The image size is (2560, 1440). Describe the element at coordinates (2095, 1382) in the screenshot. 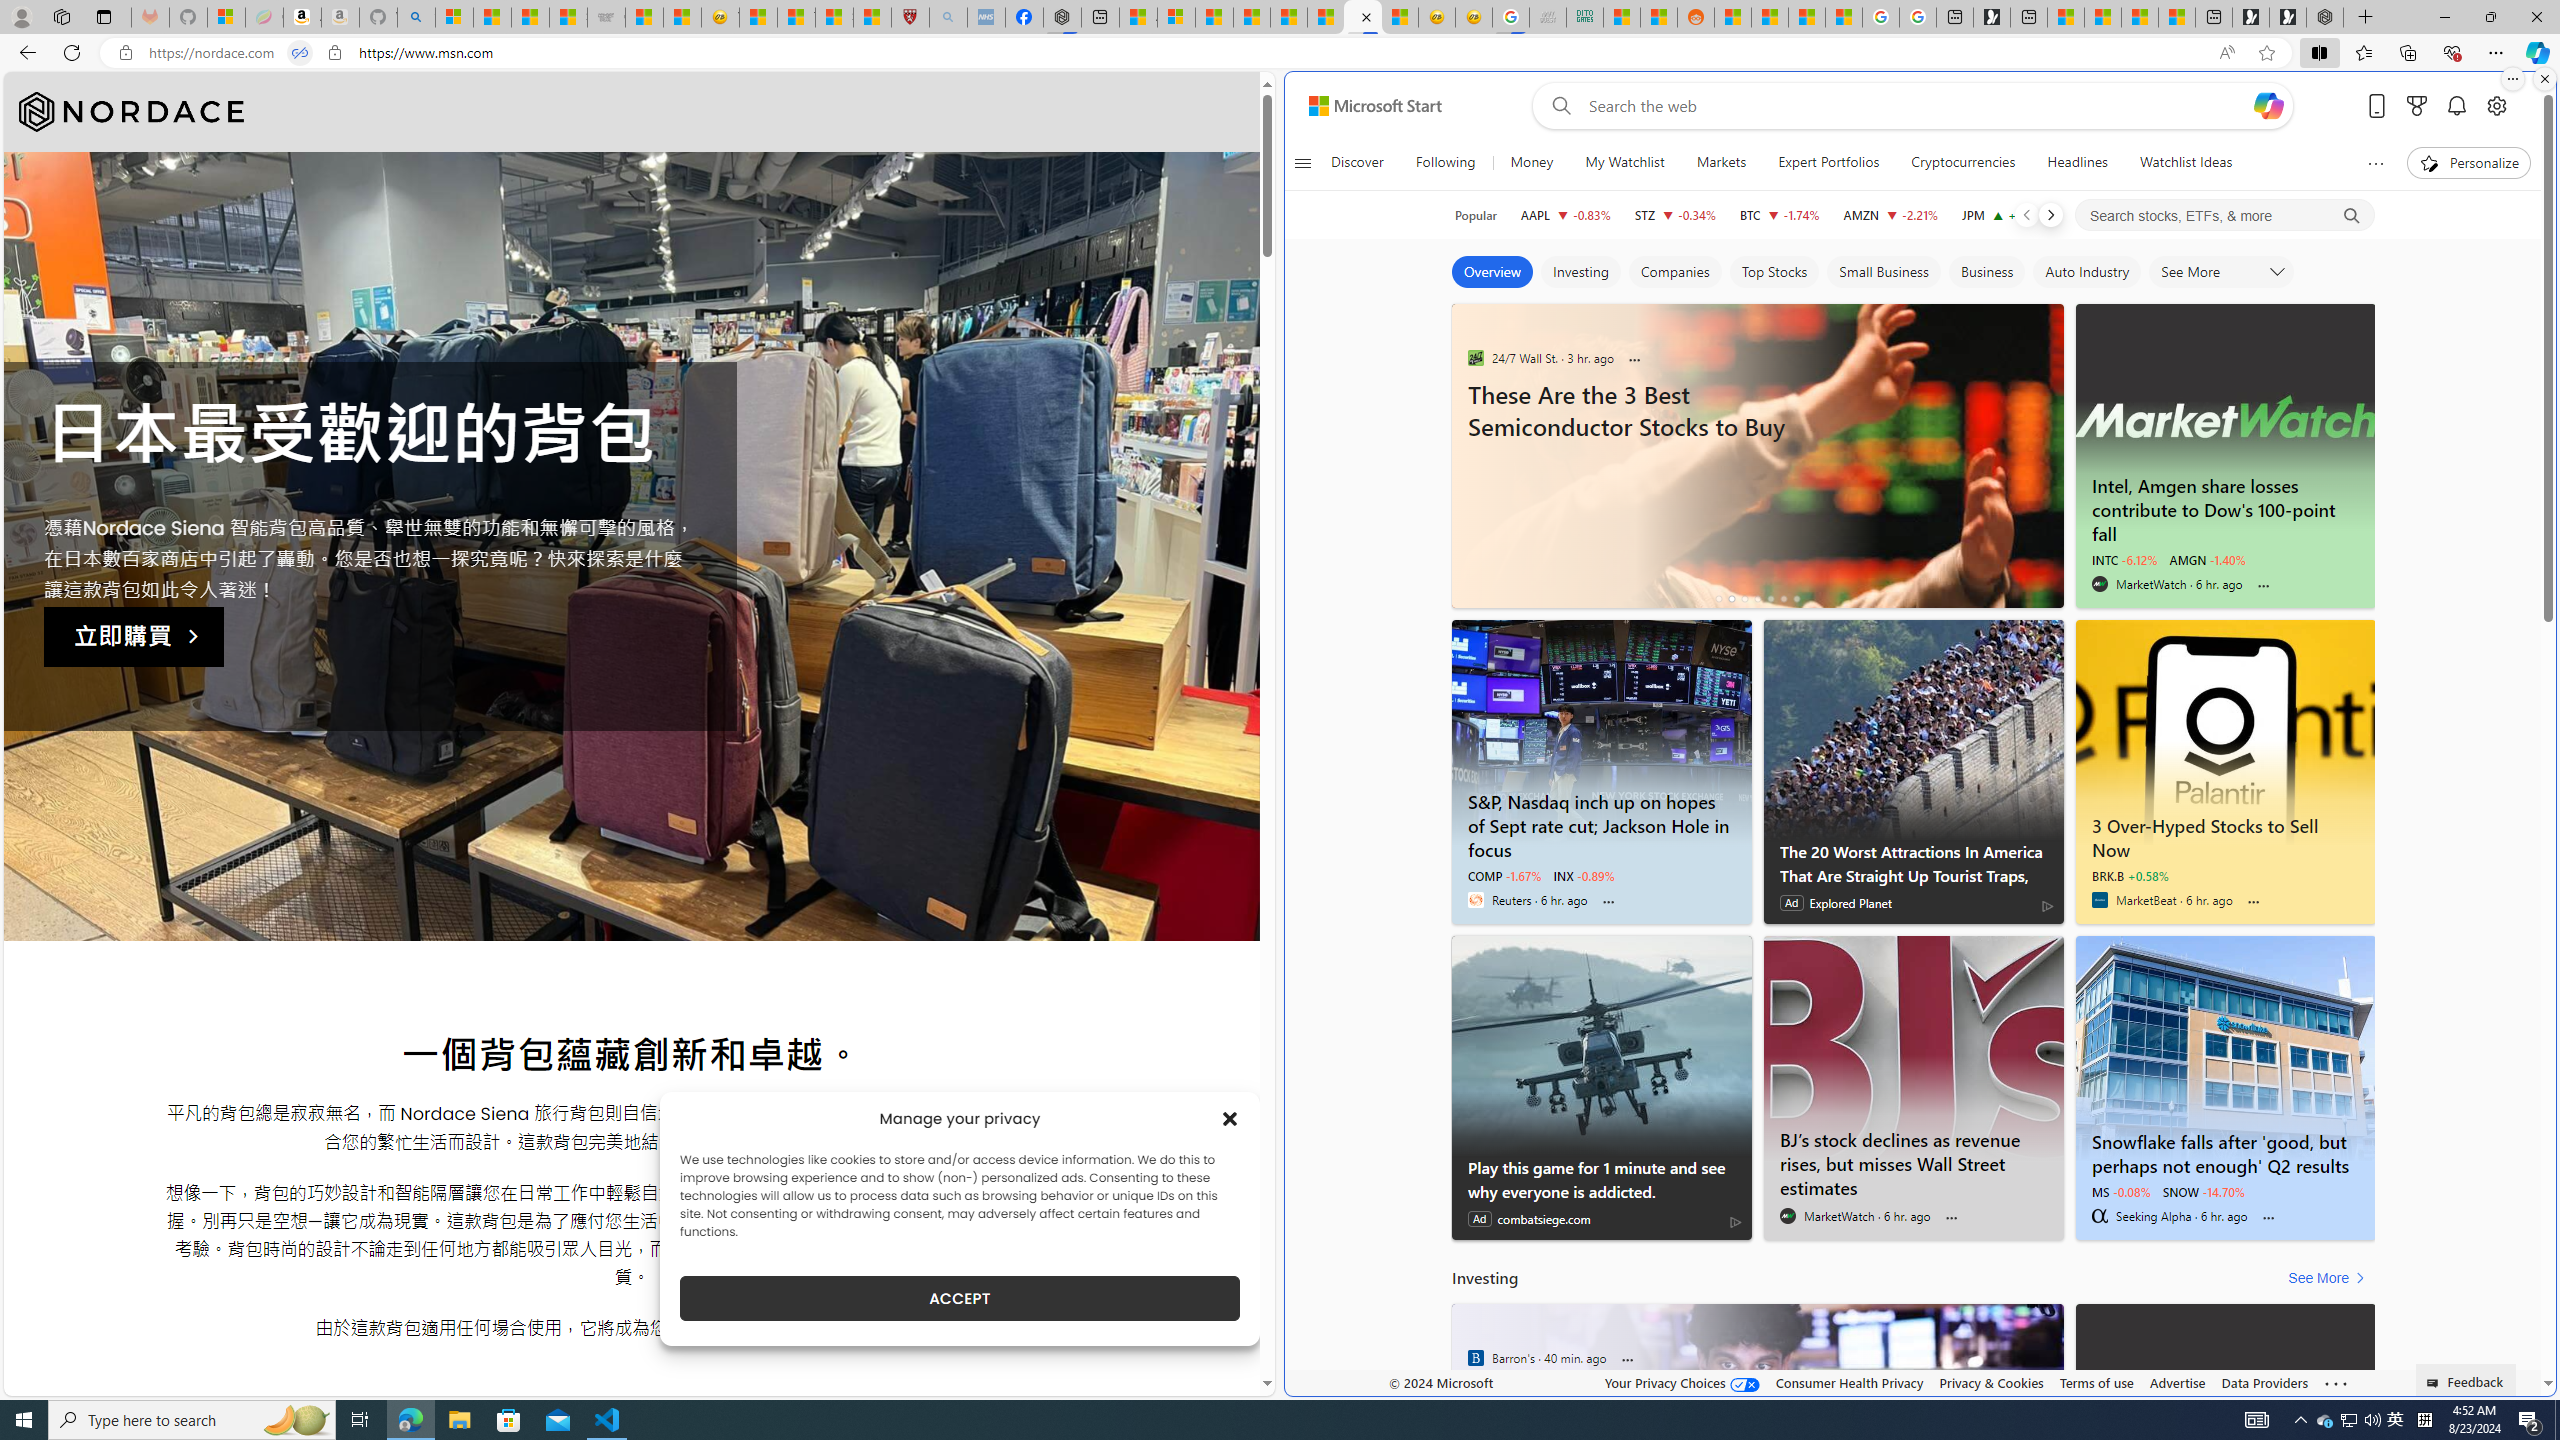

I see `'Terms of use'` at that location.